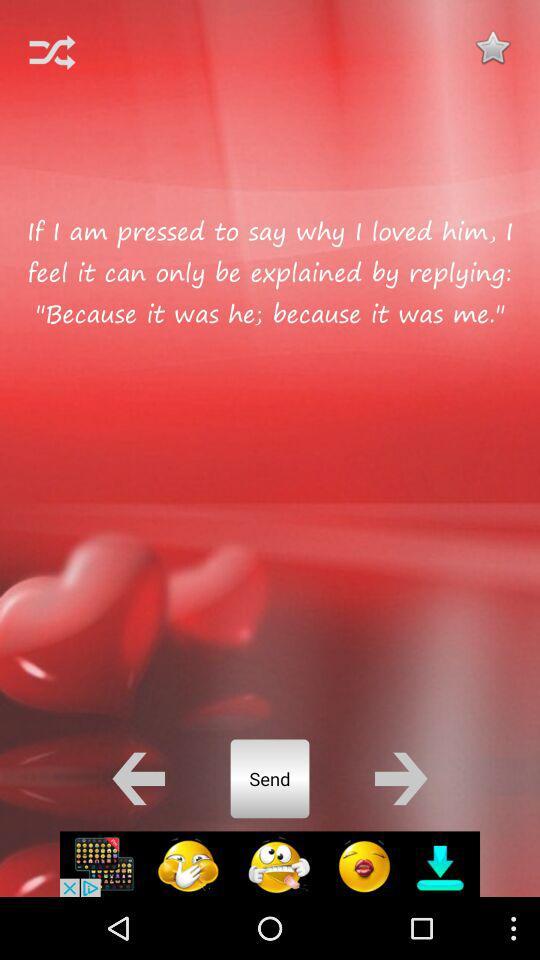 This screenshot has width=540, height=960. Describe the element at coordinates (52, 51) in the screenshot. I see `shuffle` at that location.